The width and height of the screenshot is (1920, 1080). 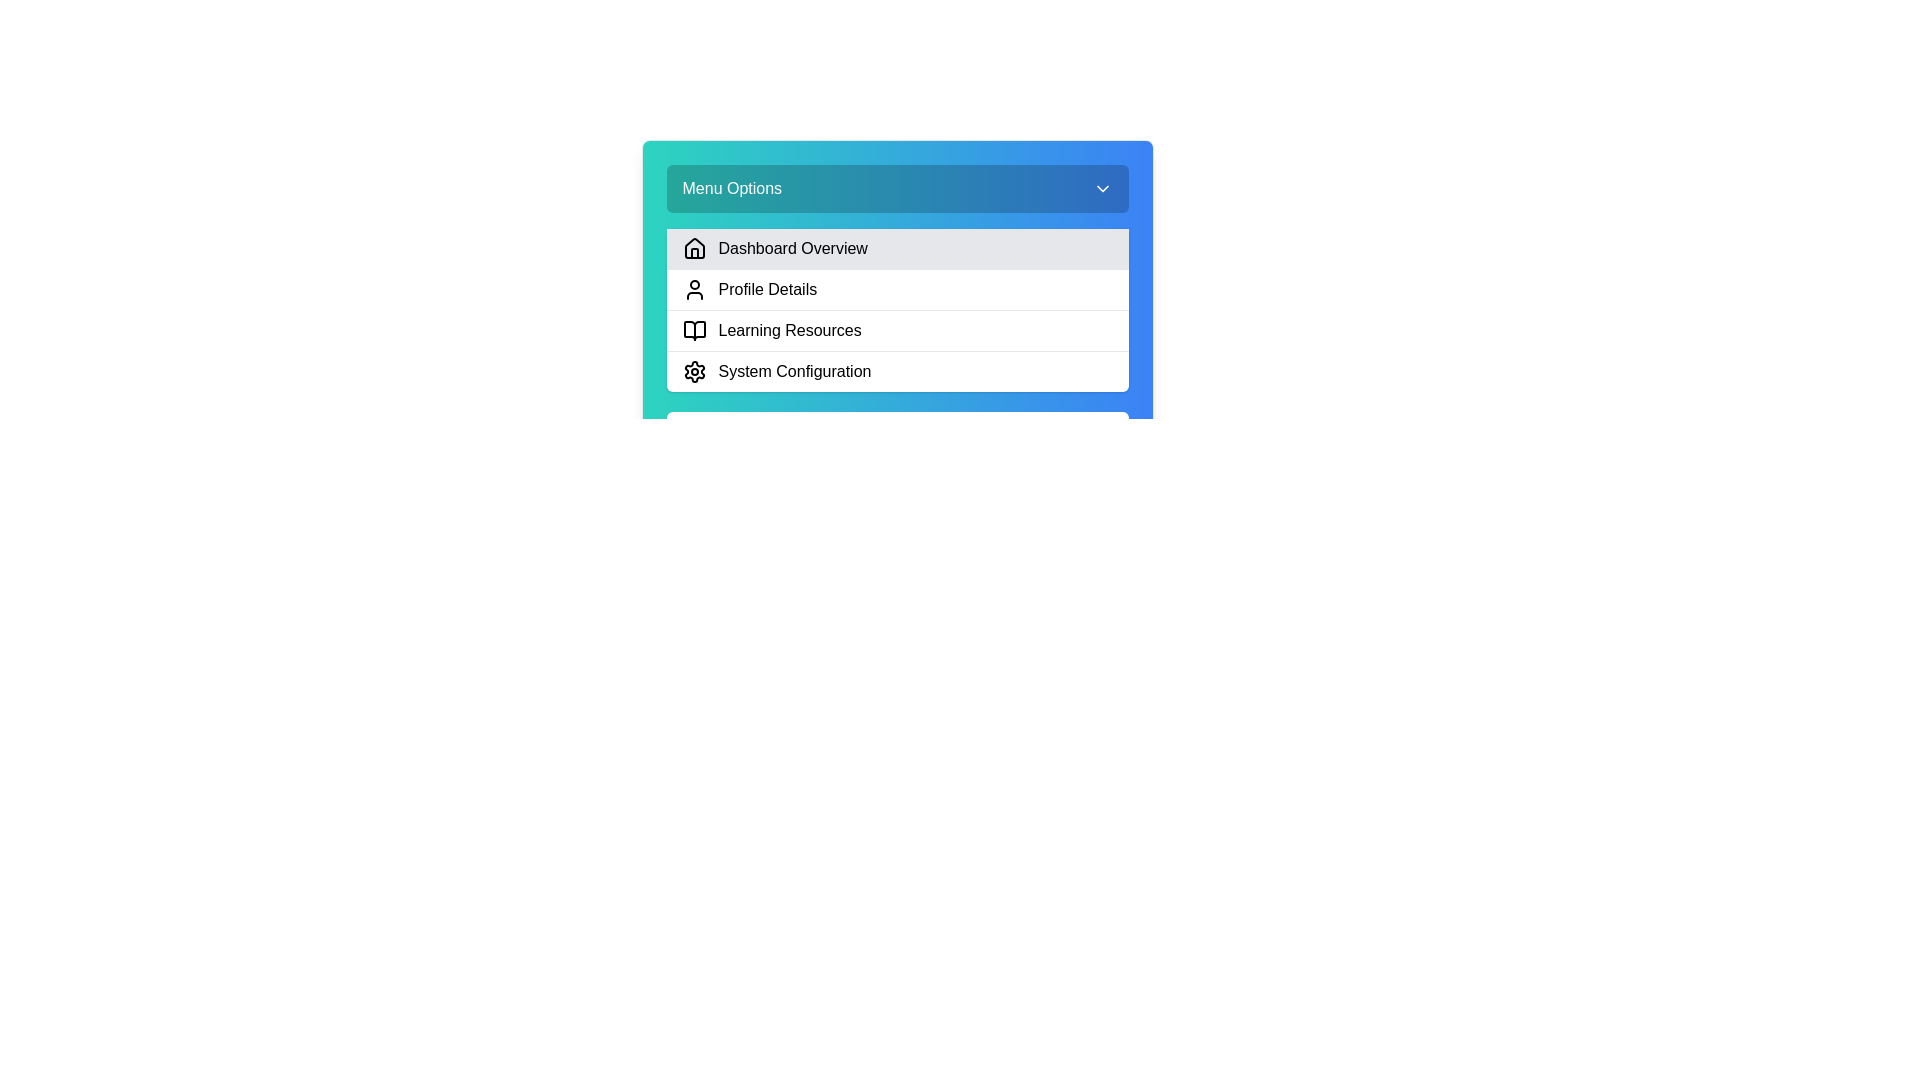 I want to click on the 'Learning Resources' icon, which is the third icon in the horizontal menu list, positioned to the left of the text 'Learning Resources', so click(x=694, y=330).